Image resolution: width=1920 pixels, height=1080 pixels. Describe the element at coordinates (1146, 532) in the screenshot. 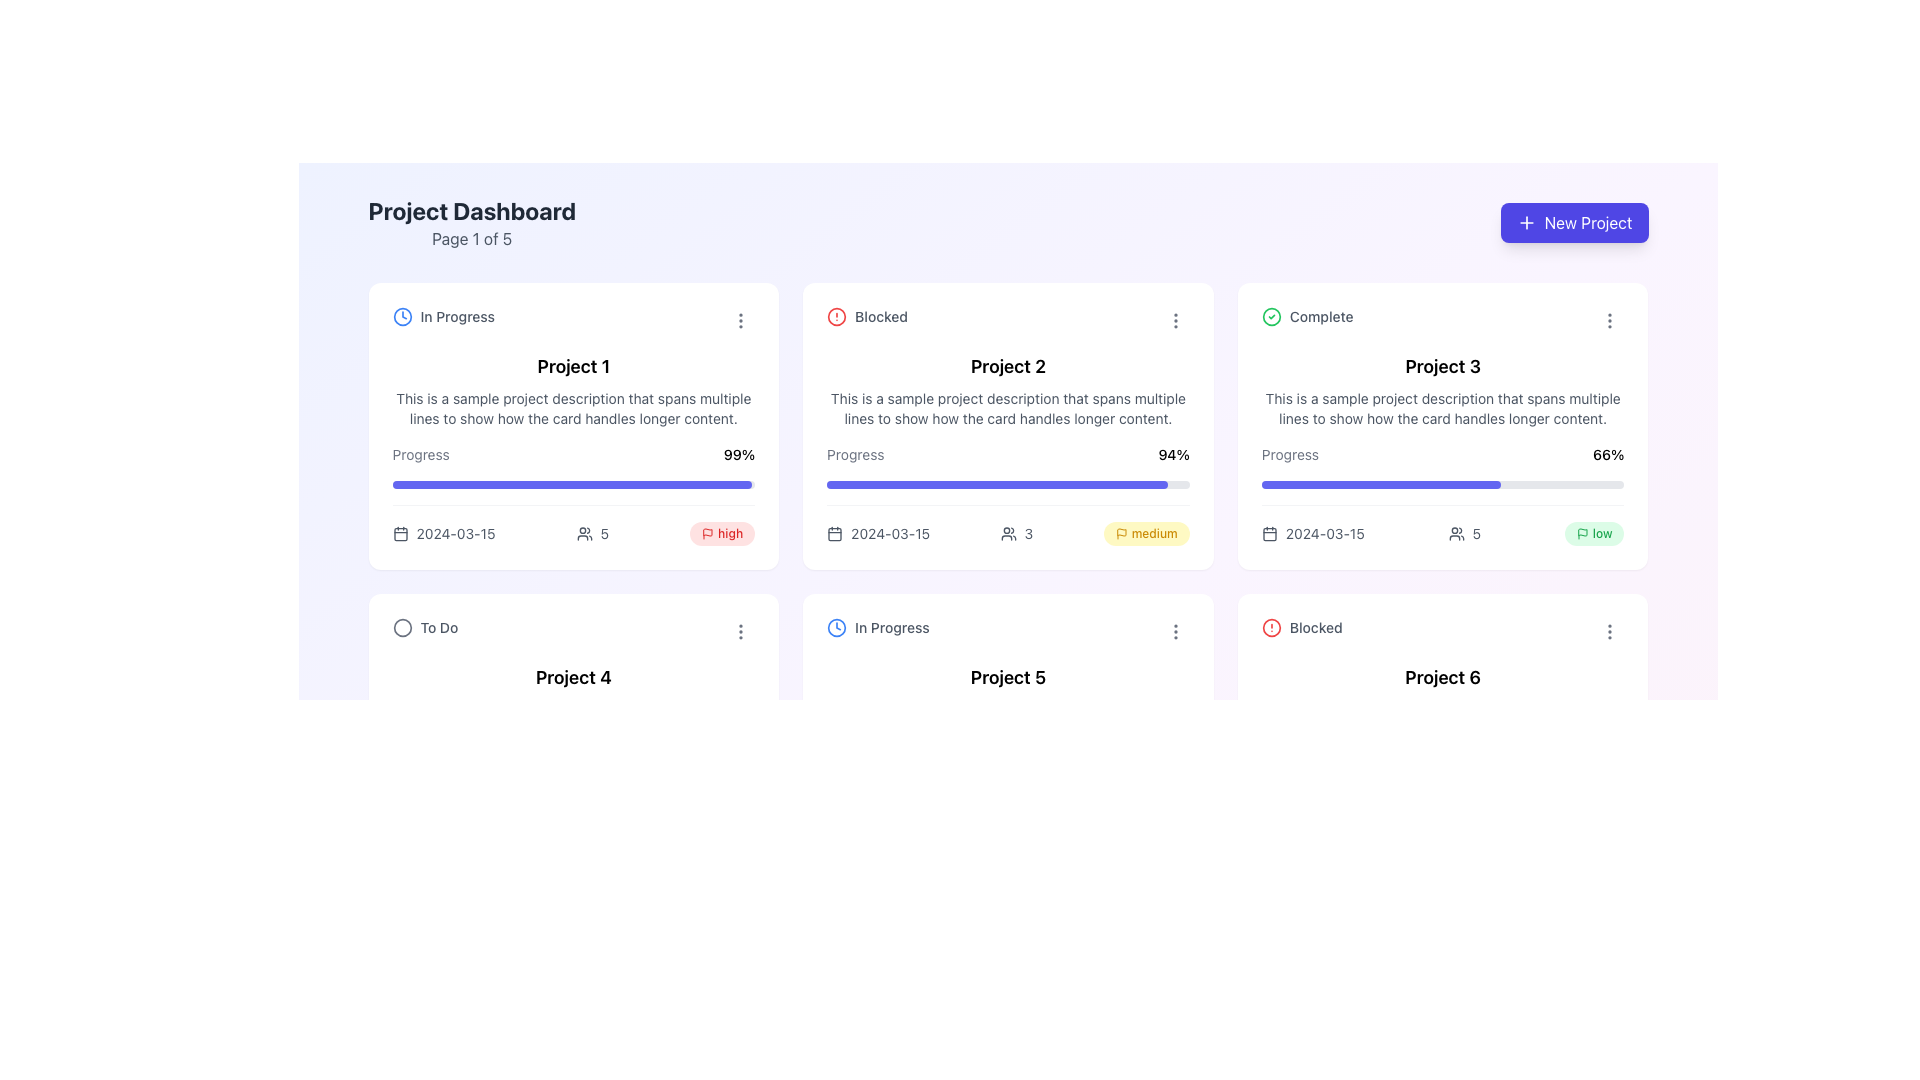

I see `the label with an icon indicating the priority or status of the project located in the second card of the second row in the project dashboard, near the date and user count information` at that location.